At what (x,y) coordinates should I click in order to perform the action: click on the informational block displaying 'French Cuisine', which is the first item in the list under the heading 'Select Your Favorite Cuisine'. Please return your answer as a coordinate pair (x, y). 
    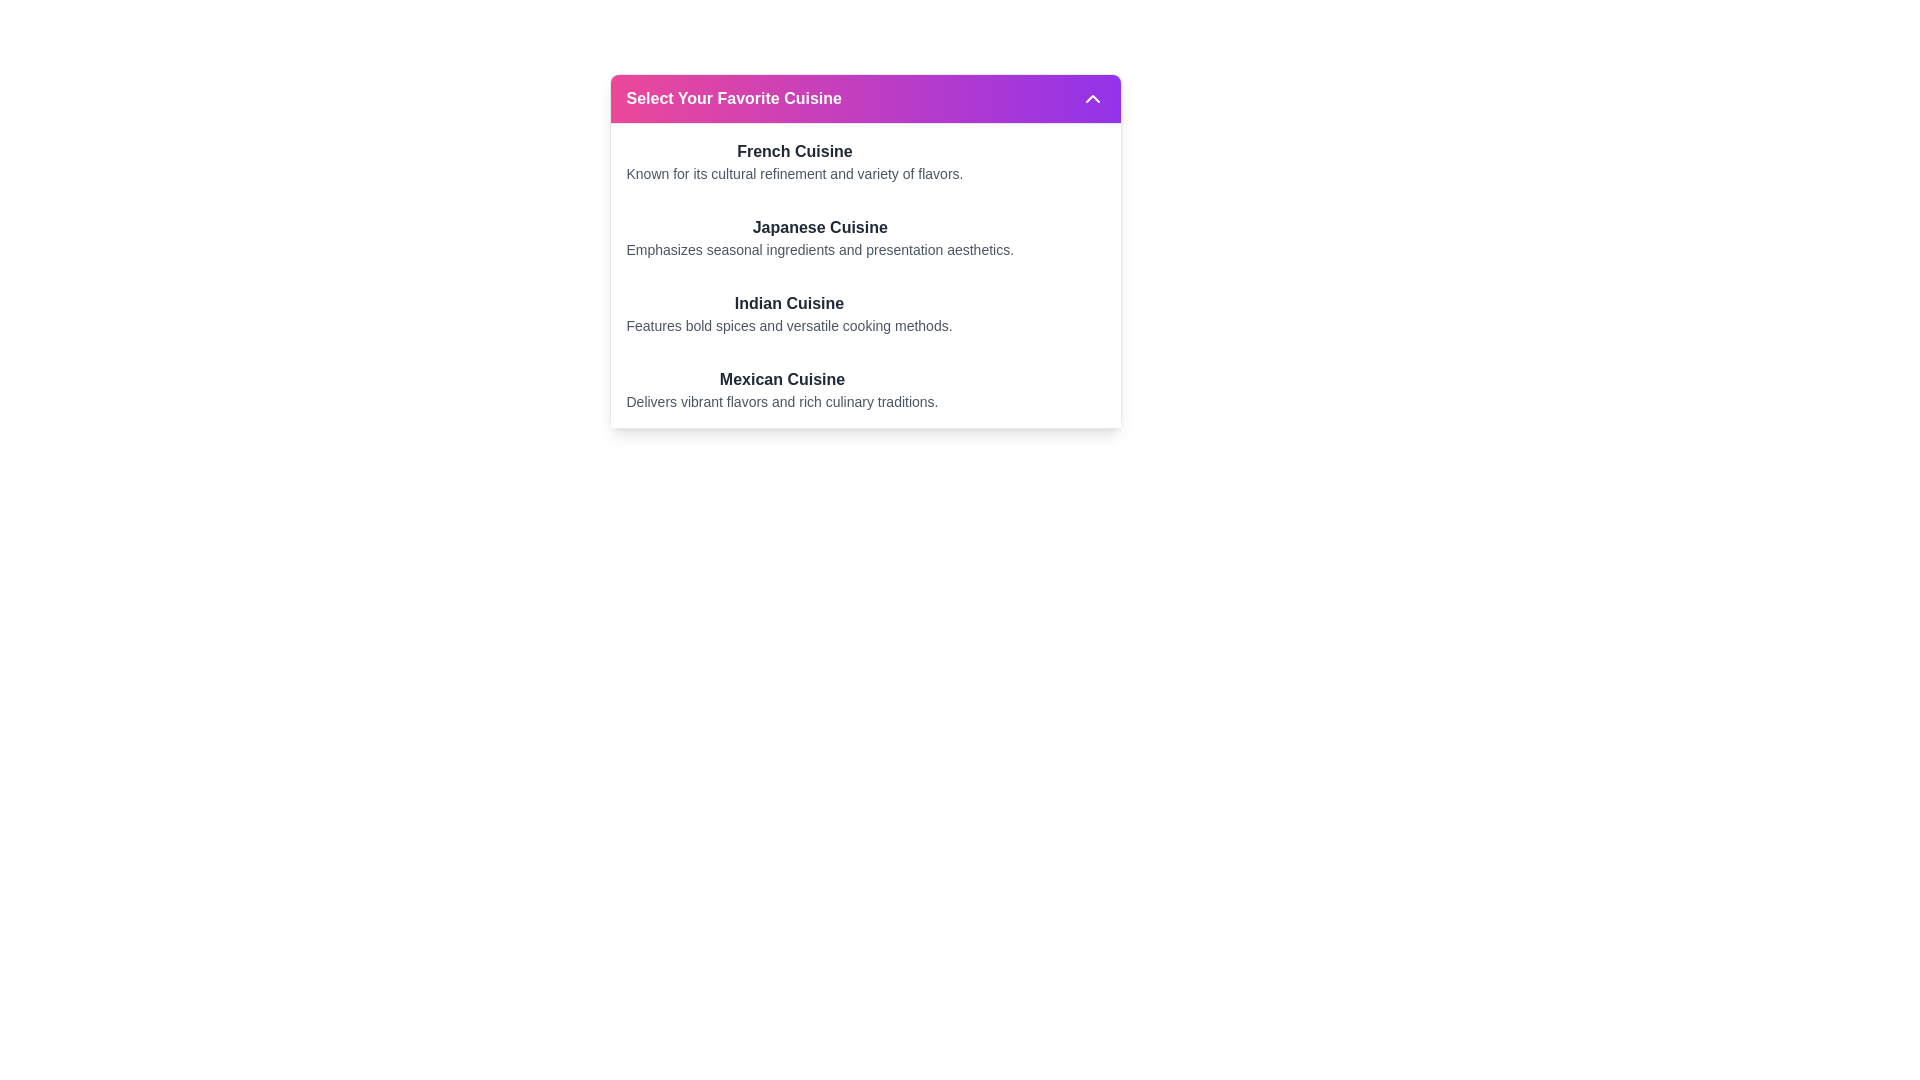
    Looking at the image, I should click on (865, 161).